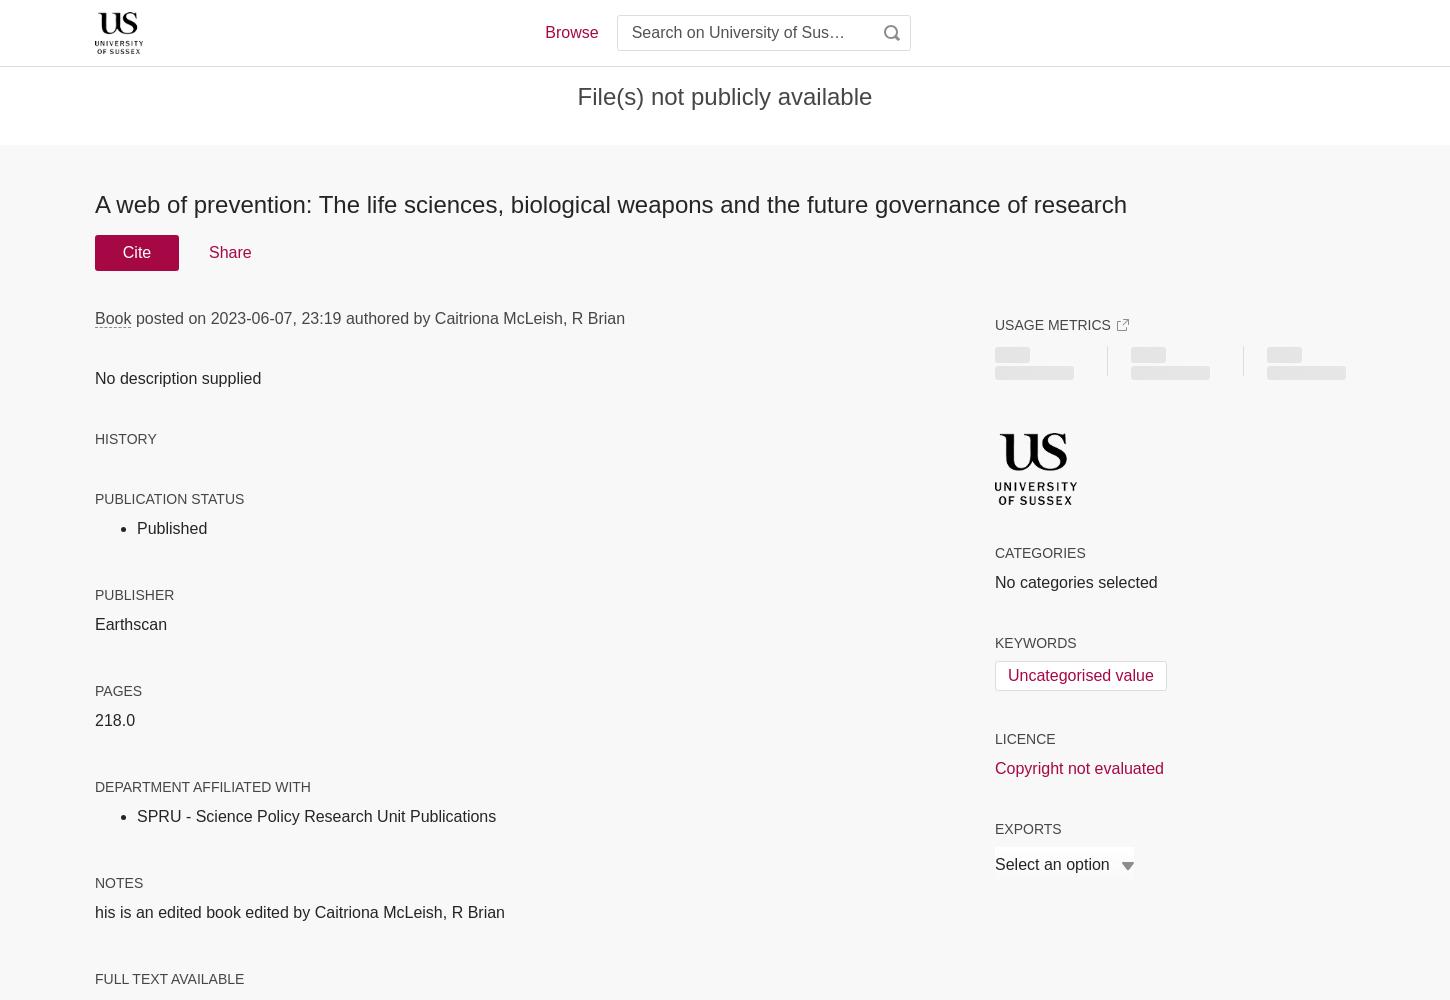  What do you see at coordinates (275, 316) in the screenshot?
I see `'2023-06-07, 23:19'` at bounding box center [275, 316].